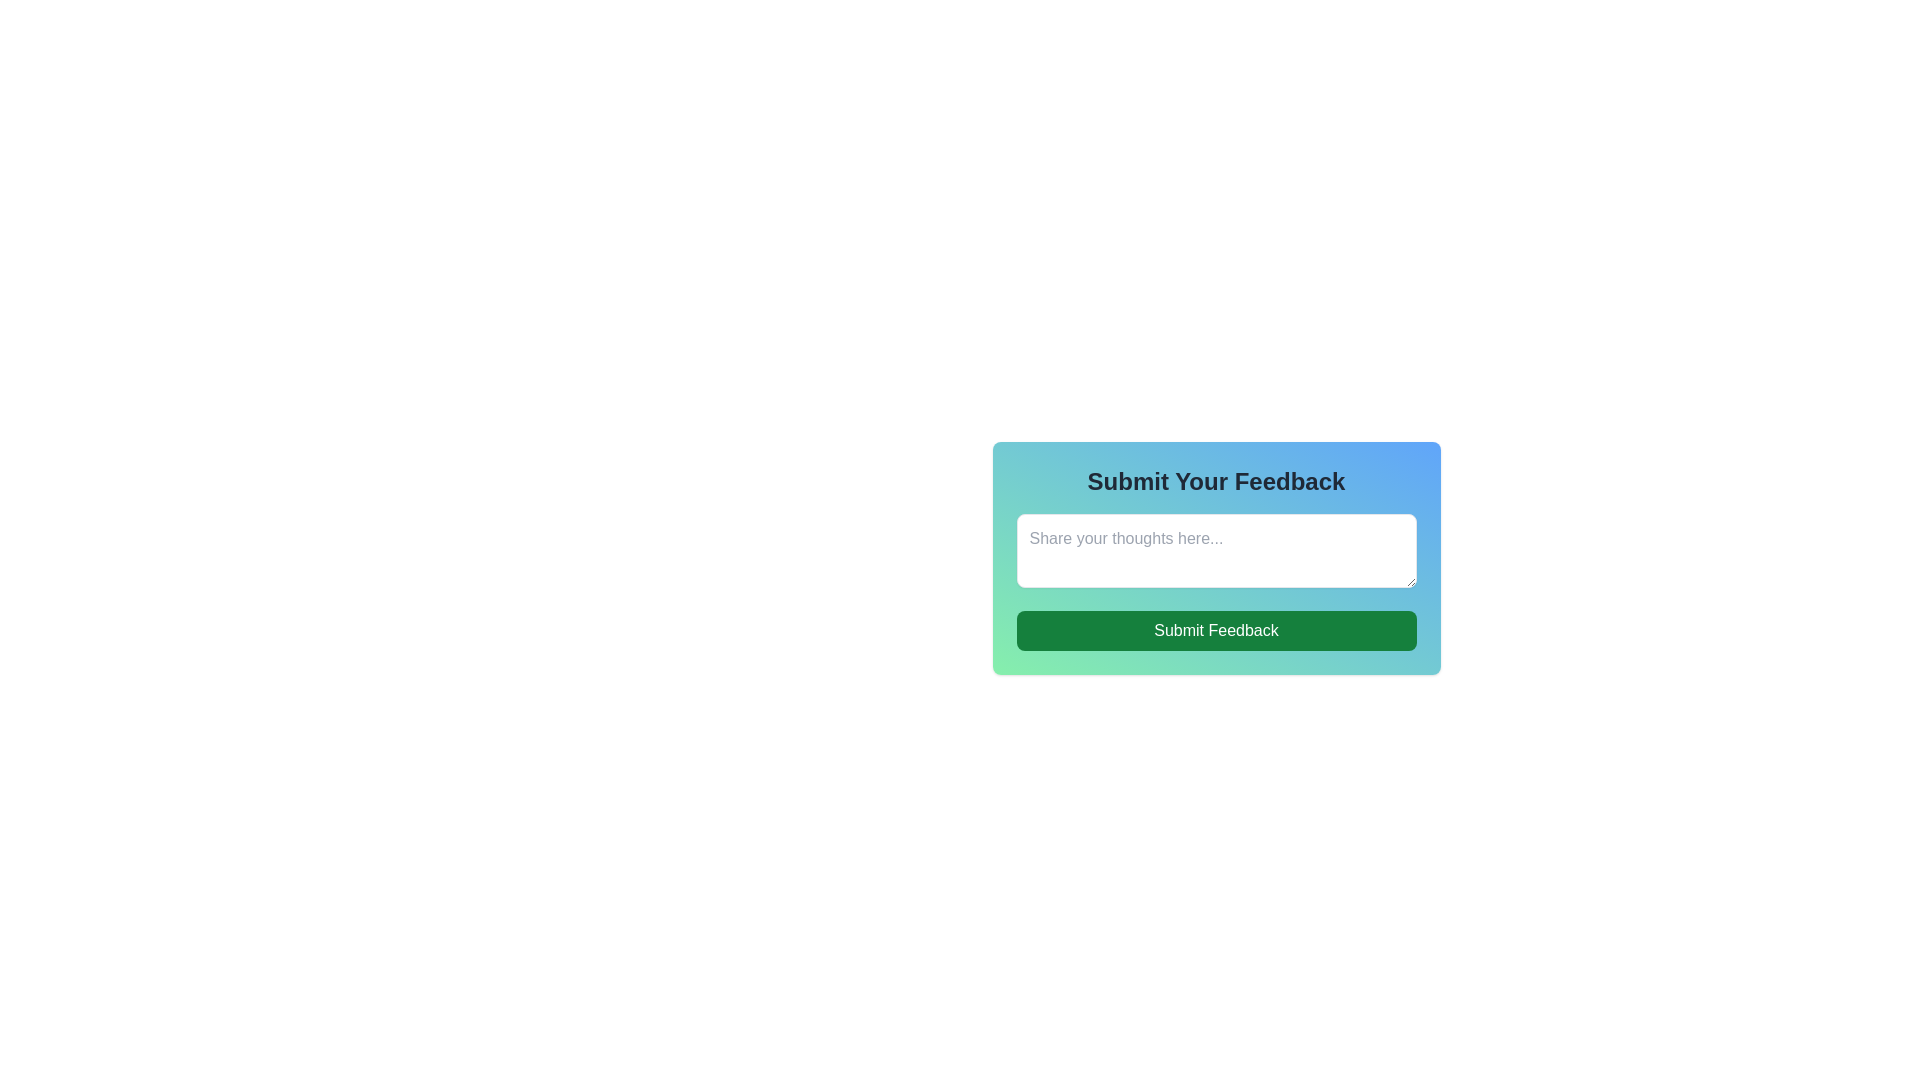 Image resolution: width=1920 pixels, height=1080 pixels. What do you see at coordinates (1215, 551) in the screenshot?
I see `the text input field located below the 'Submit Your Feedback' header and above the 'Submit Feedback' button` at bounding box center [1215, 551].